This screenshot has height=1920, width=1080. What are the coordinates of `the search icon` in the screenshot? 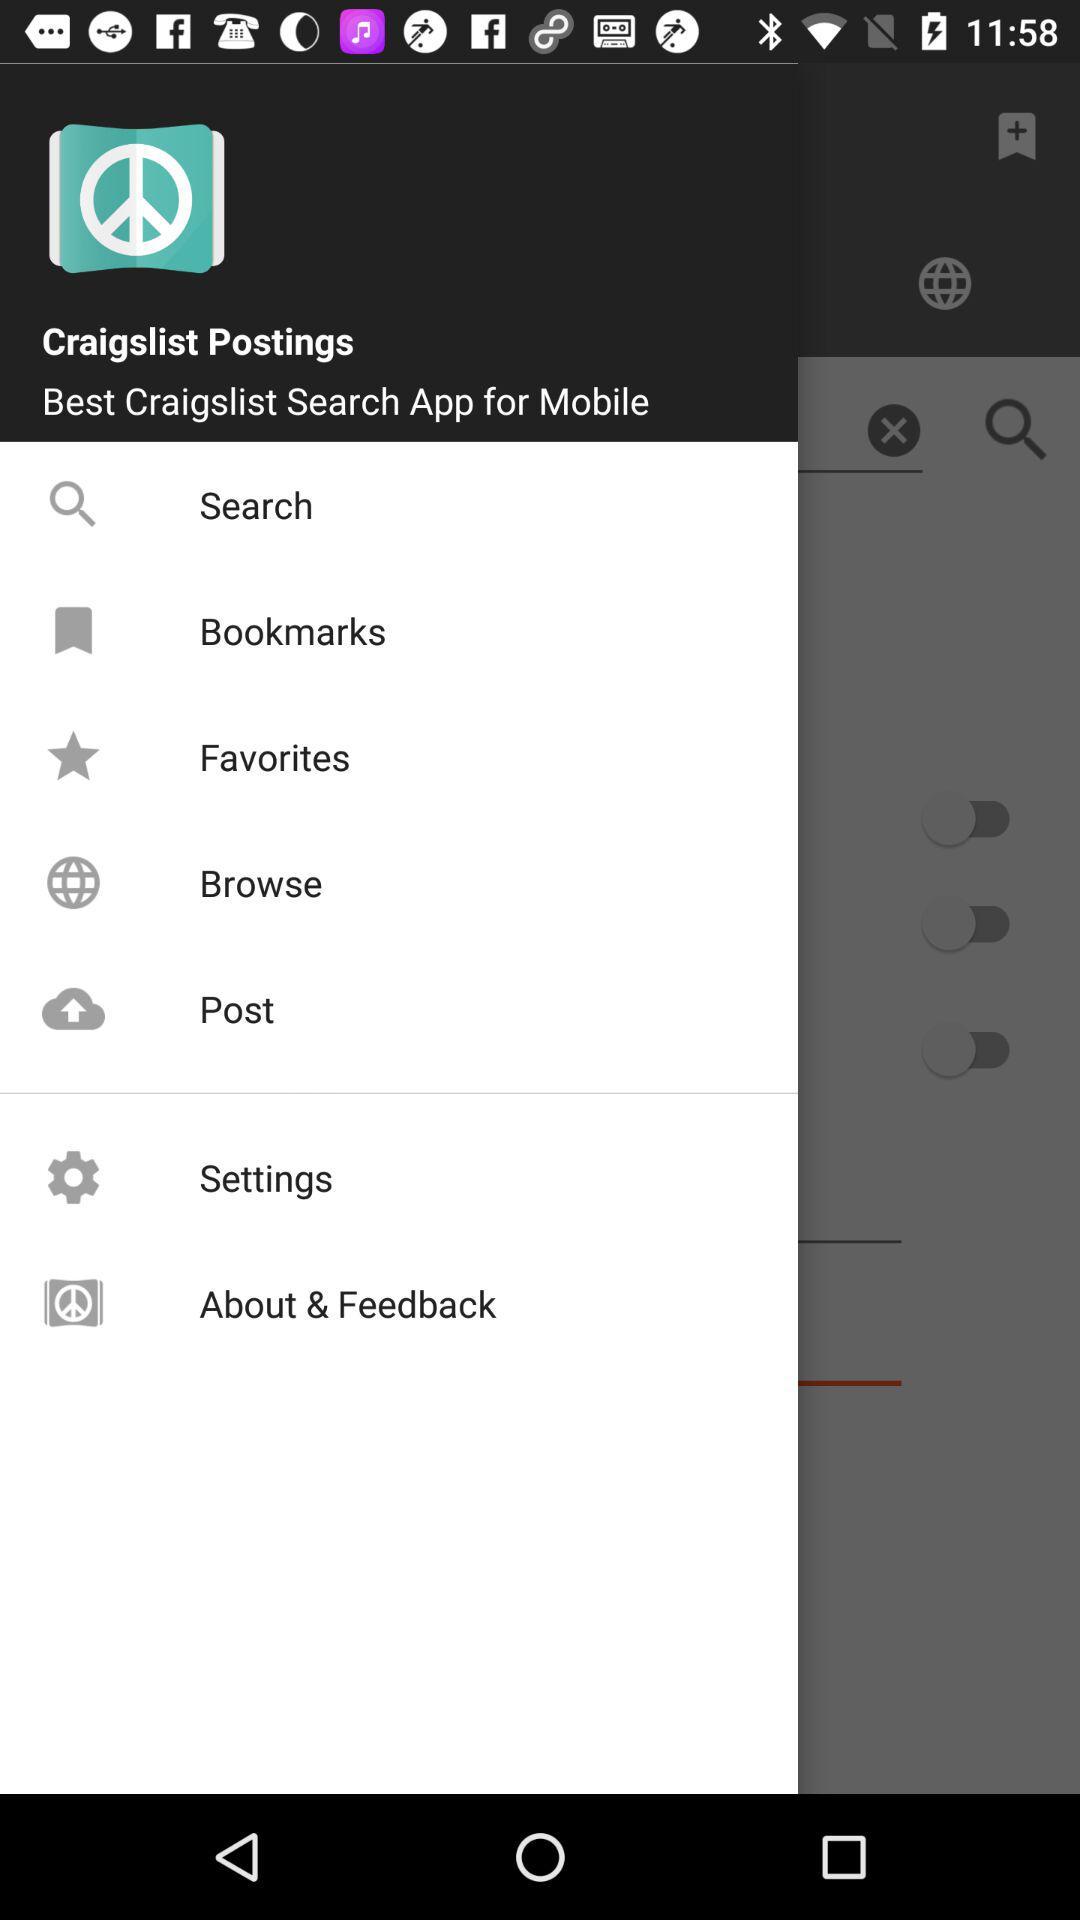 It's located at (1017, 429).